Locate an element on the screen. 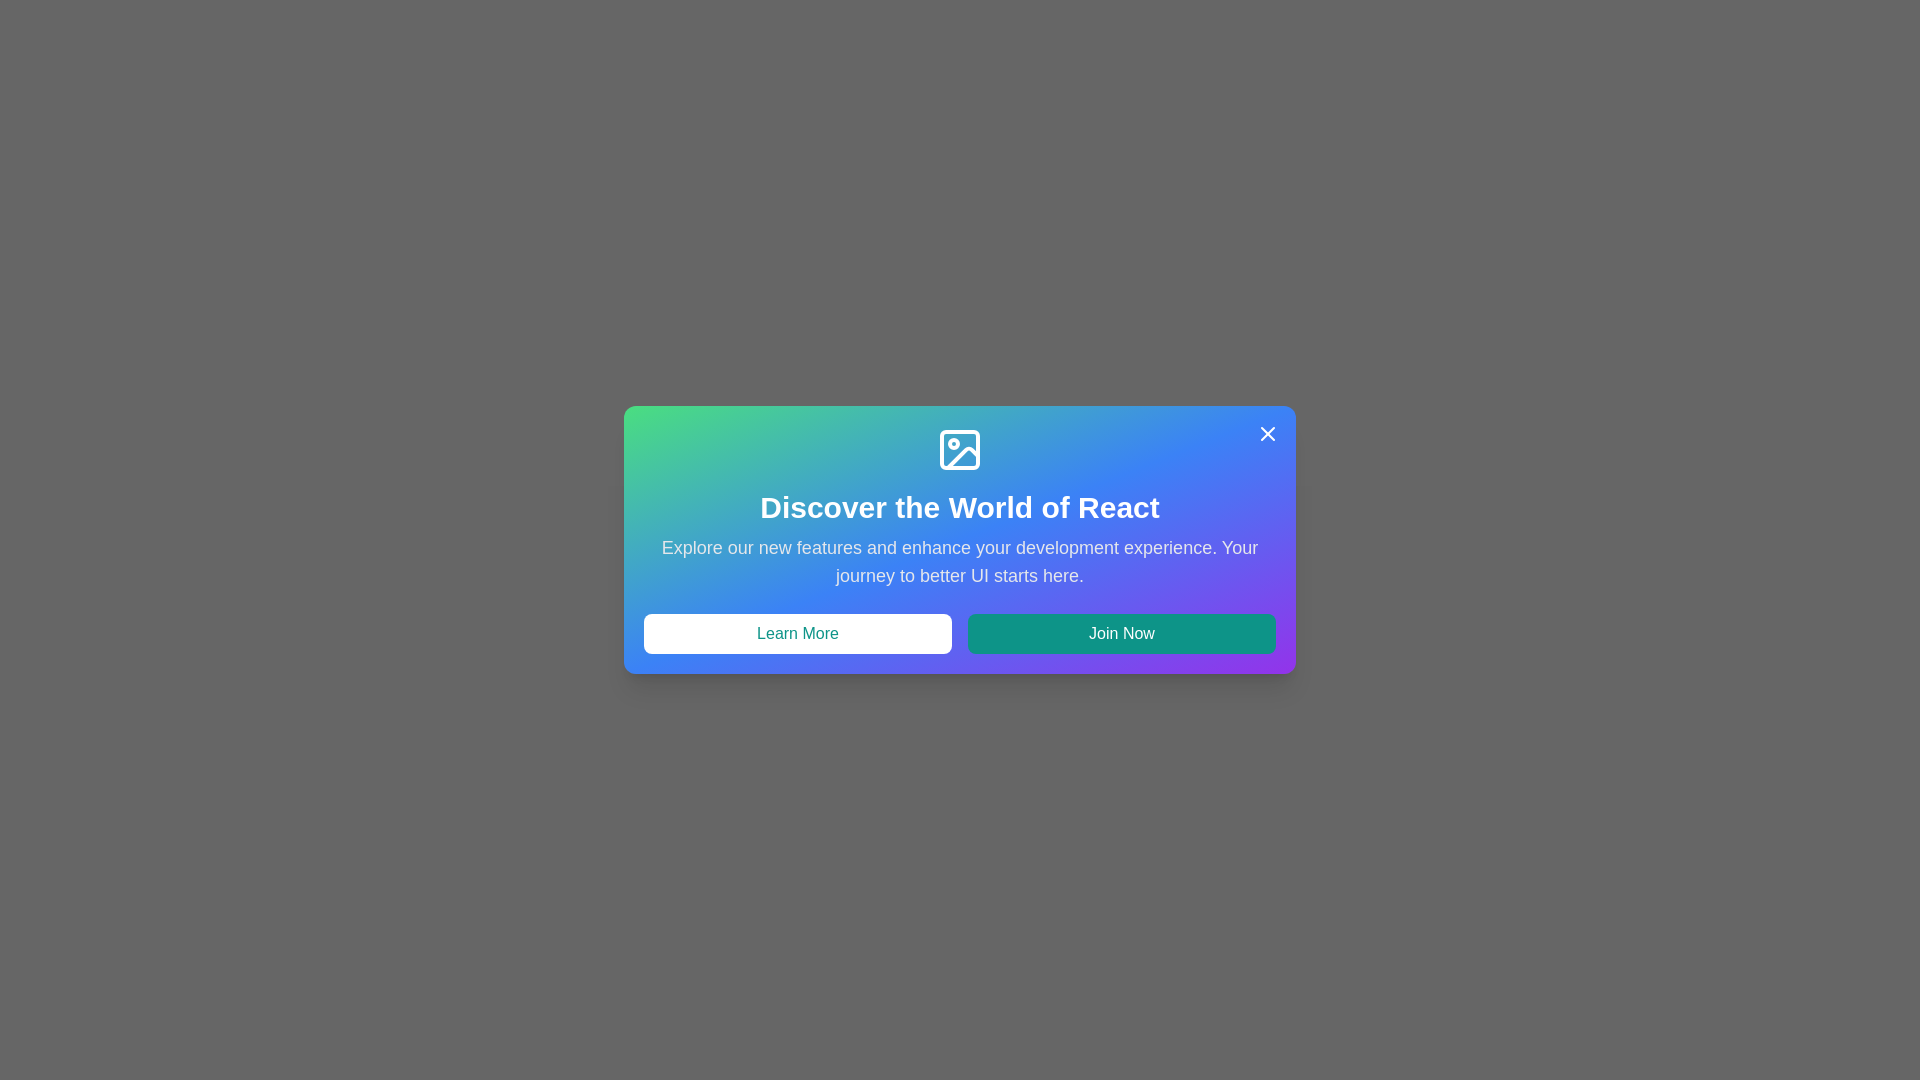 The height and width of the screenshot is (1080, 1920). the close button at the top-right corner of the dialog to close it is located at coordinates (1266, 433).